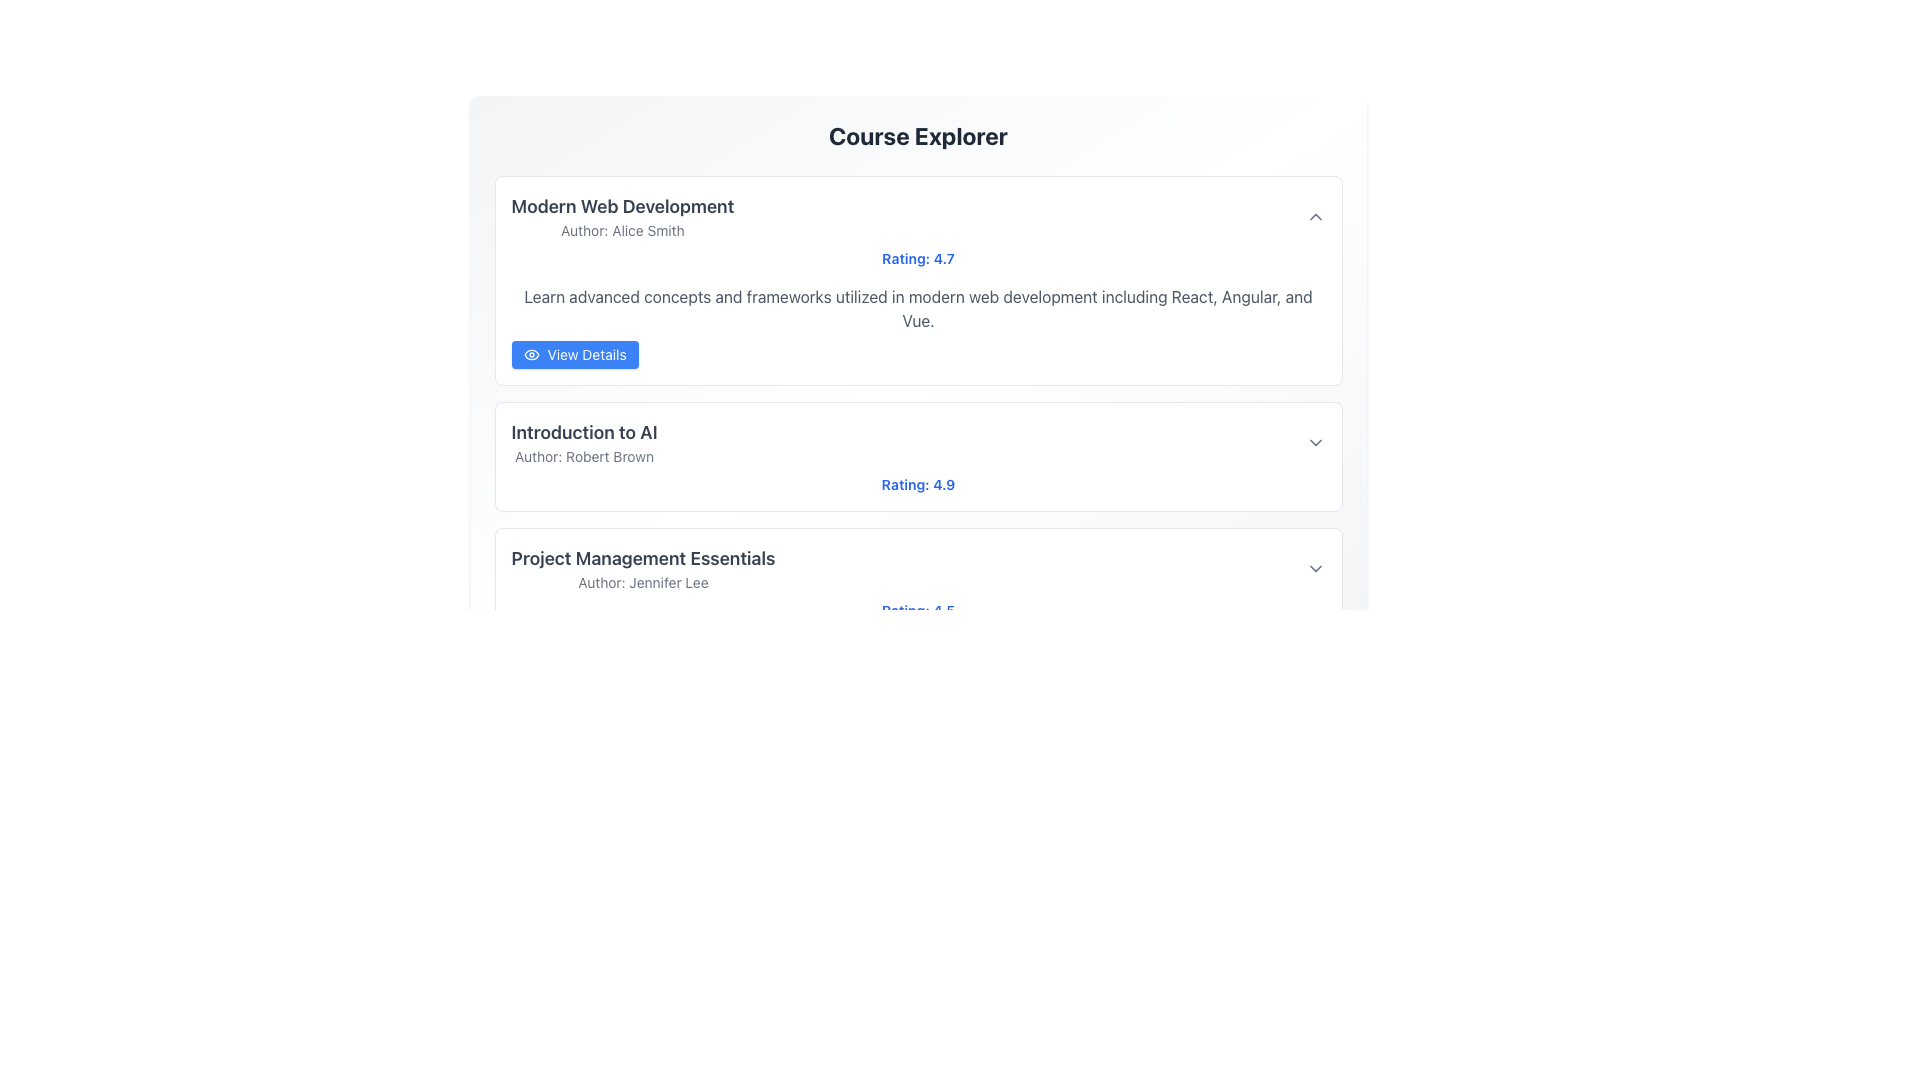  I want to click on the Text Label displaying 'Introduction to AI', which is styled in a larger bold font and is located above the subtitle 'Author: Robert Brown' in the Course Explorer section, so click(583, 431).